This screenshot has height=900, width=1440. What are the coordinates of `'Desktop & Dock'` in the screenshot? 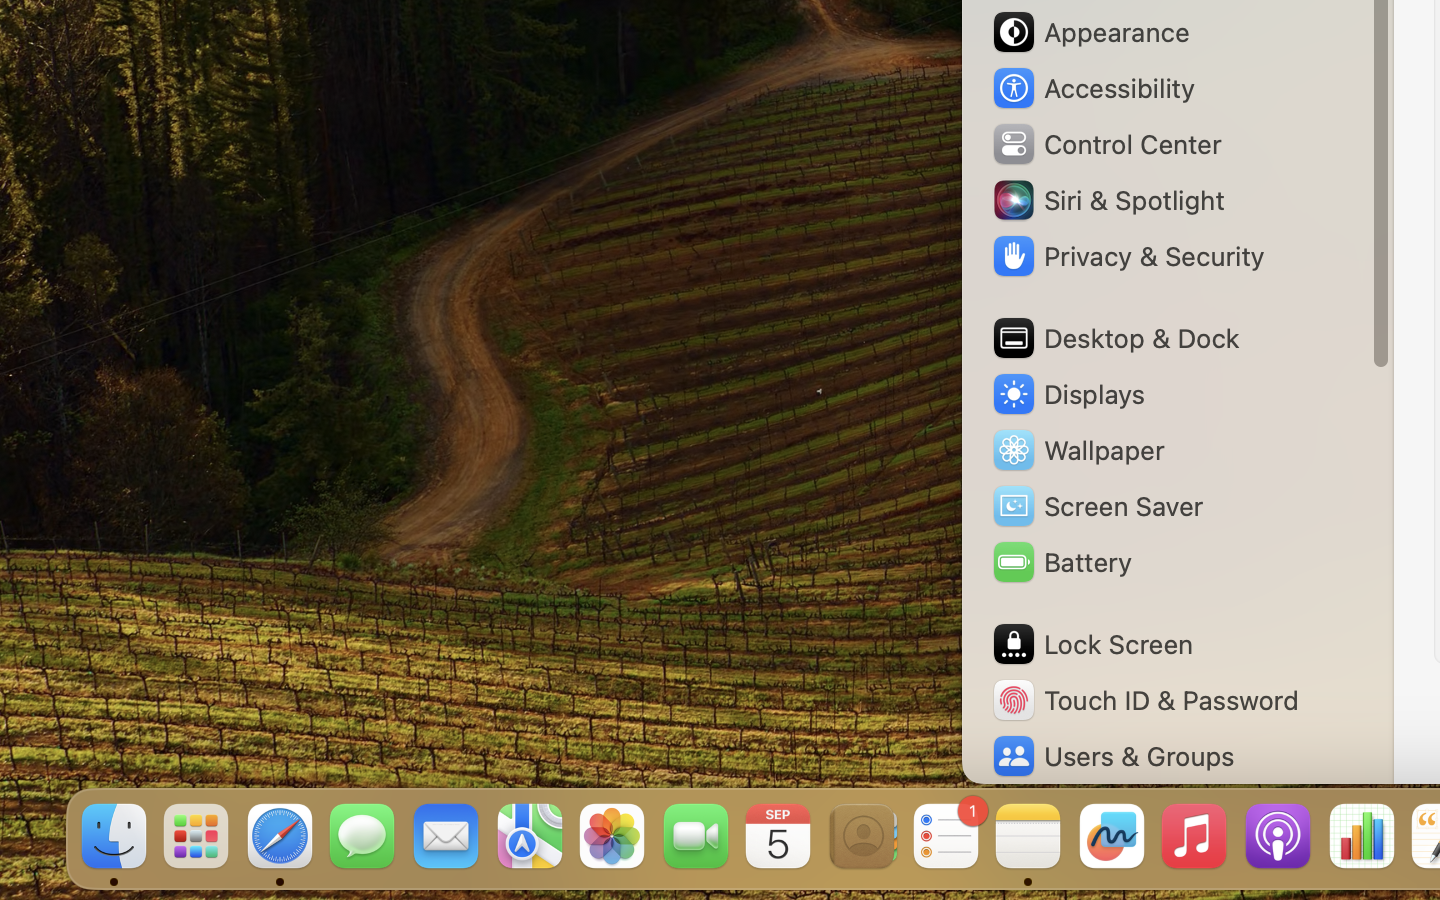 It's located at (1113, 338).